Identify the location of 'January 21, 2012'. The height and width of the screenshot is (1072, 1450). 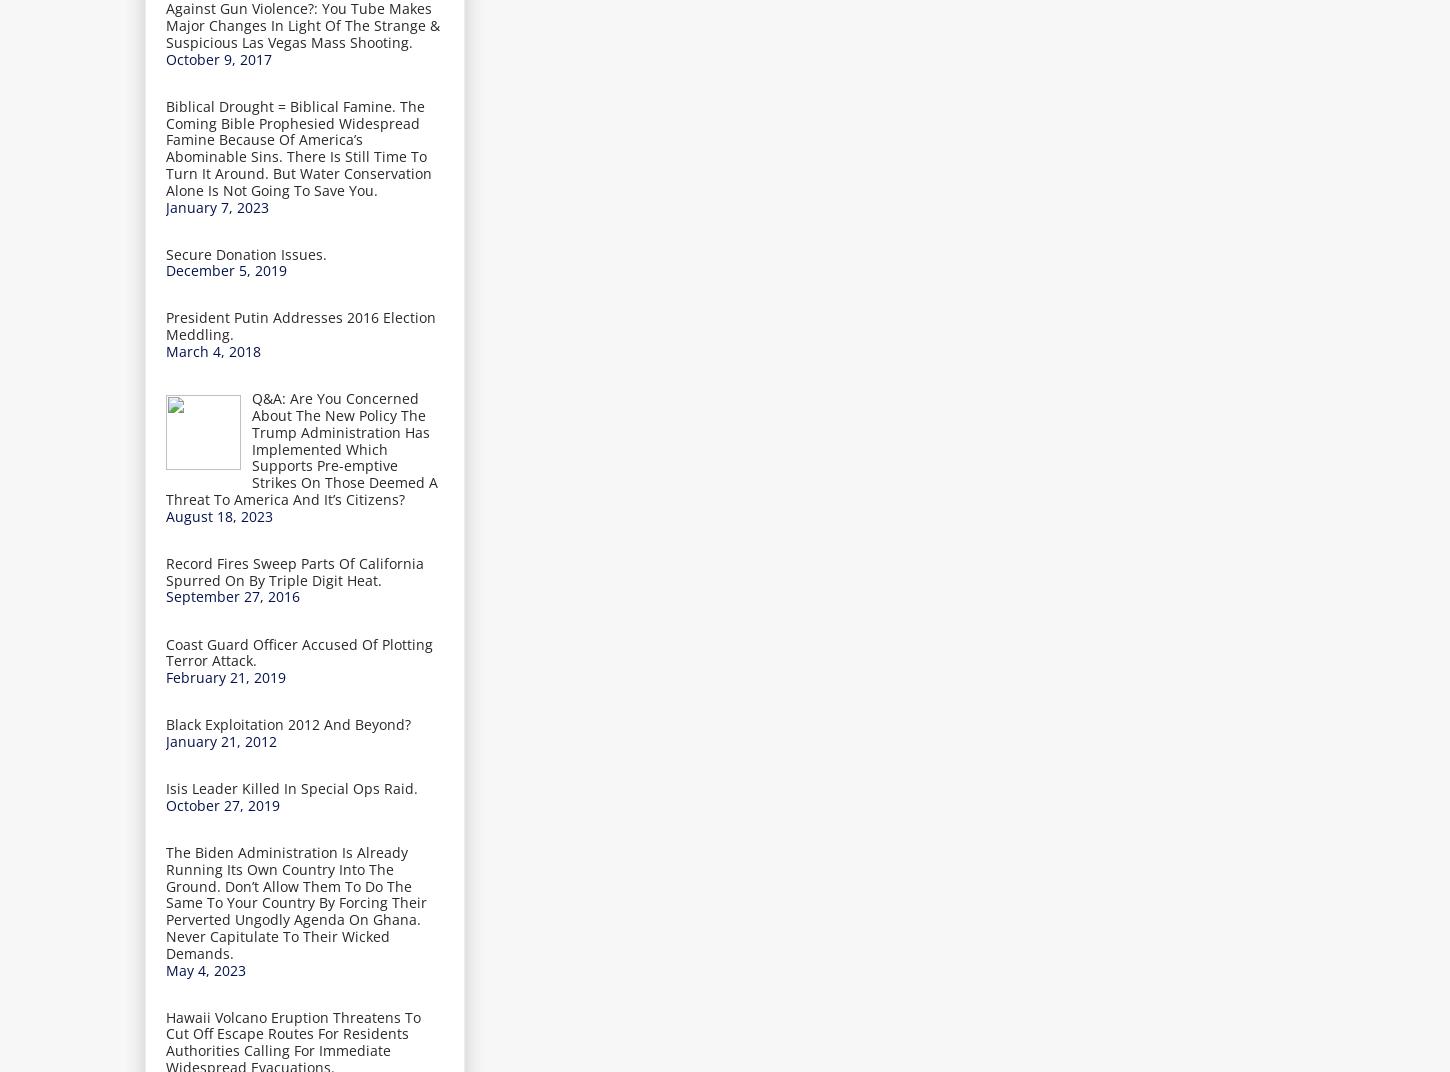
(220, 741).